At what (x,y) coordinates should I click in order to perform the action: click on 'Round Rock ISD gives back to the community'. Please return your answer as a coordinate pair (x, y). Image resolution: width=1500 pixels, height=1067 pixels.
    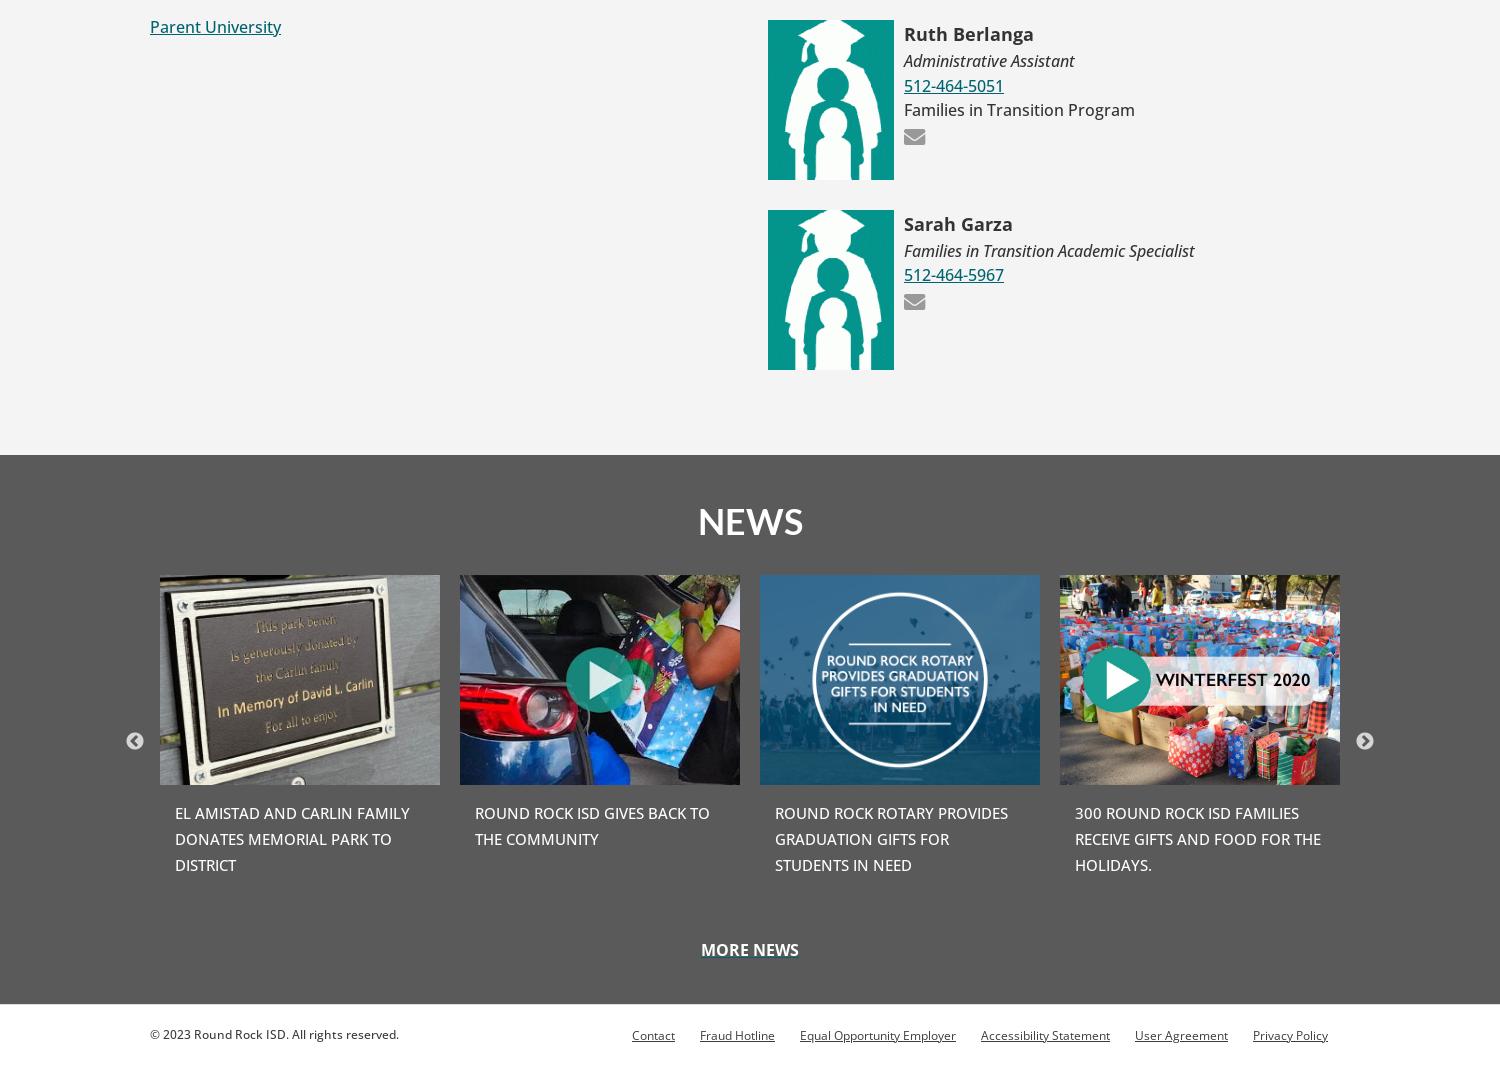
    Looking at the image, I should click on (591, 824).